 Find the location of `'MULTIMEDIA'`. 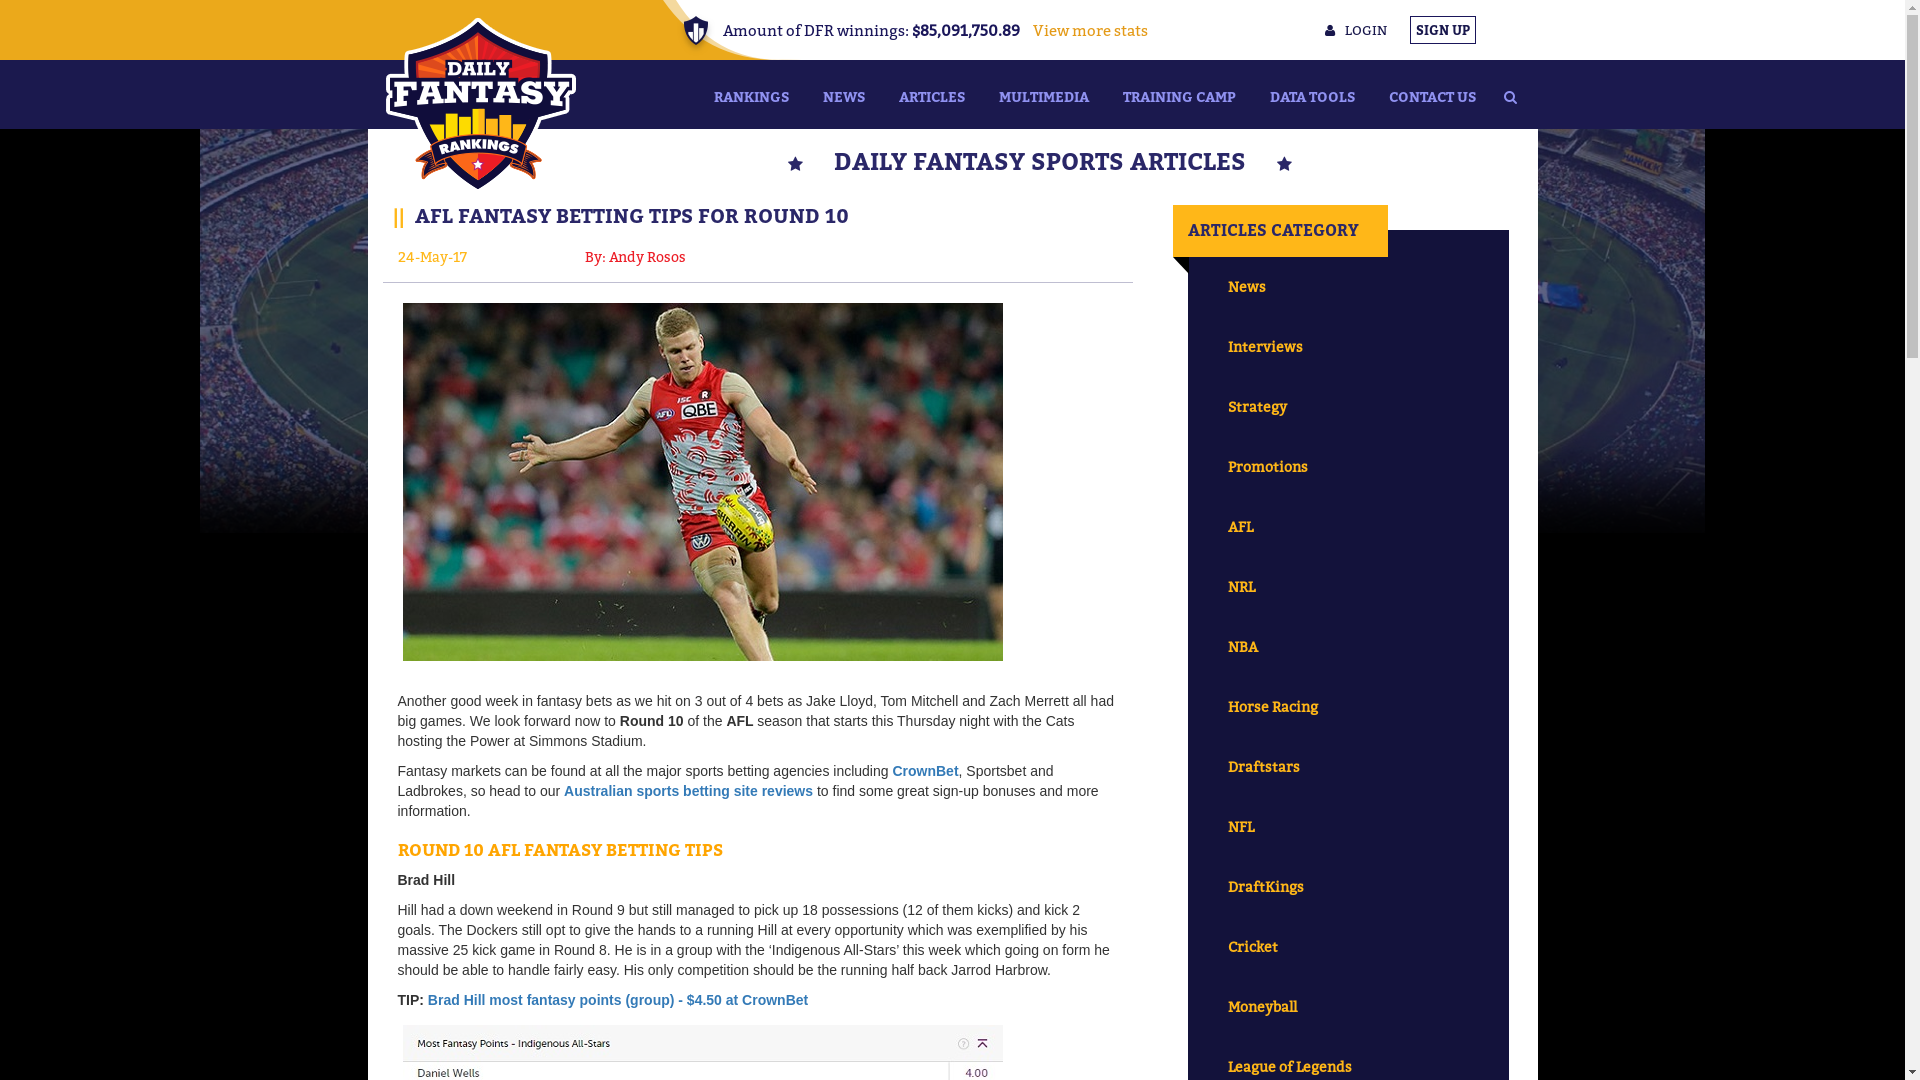

'MULTIMEDIA' is located at coordinates (1042, 94).